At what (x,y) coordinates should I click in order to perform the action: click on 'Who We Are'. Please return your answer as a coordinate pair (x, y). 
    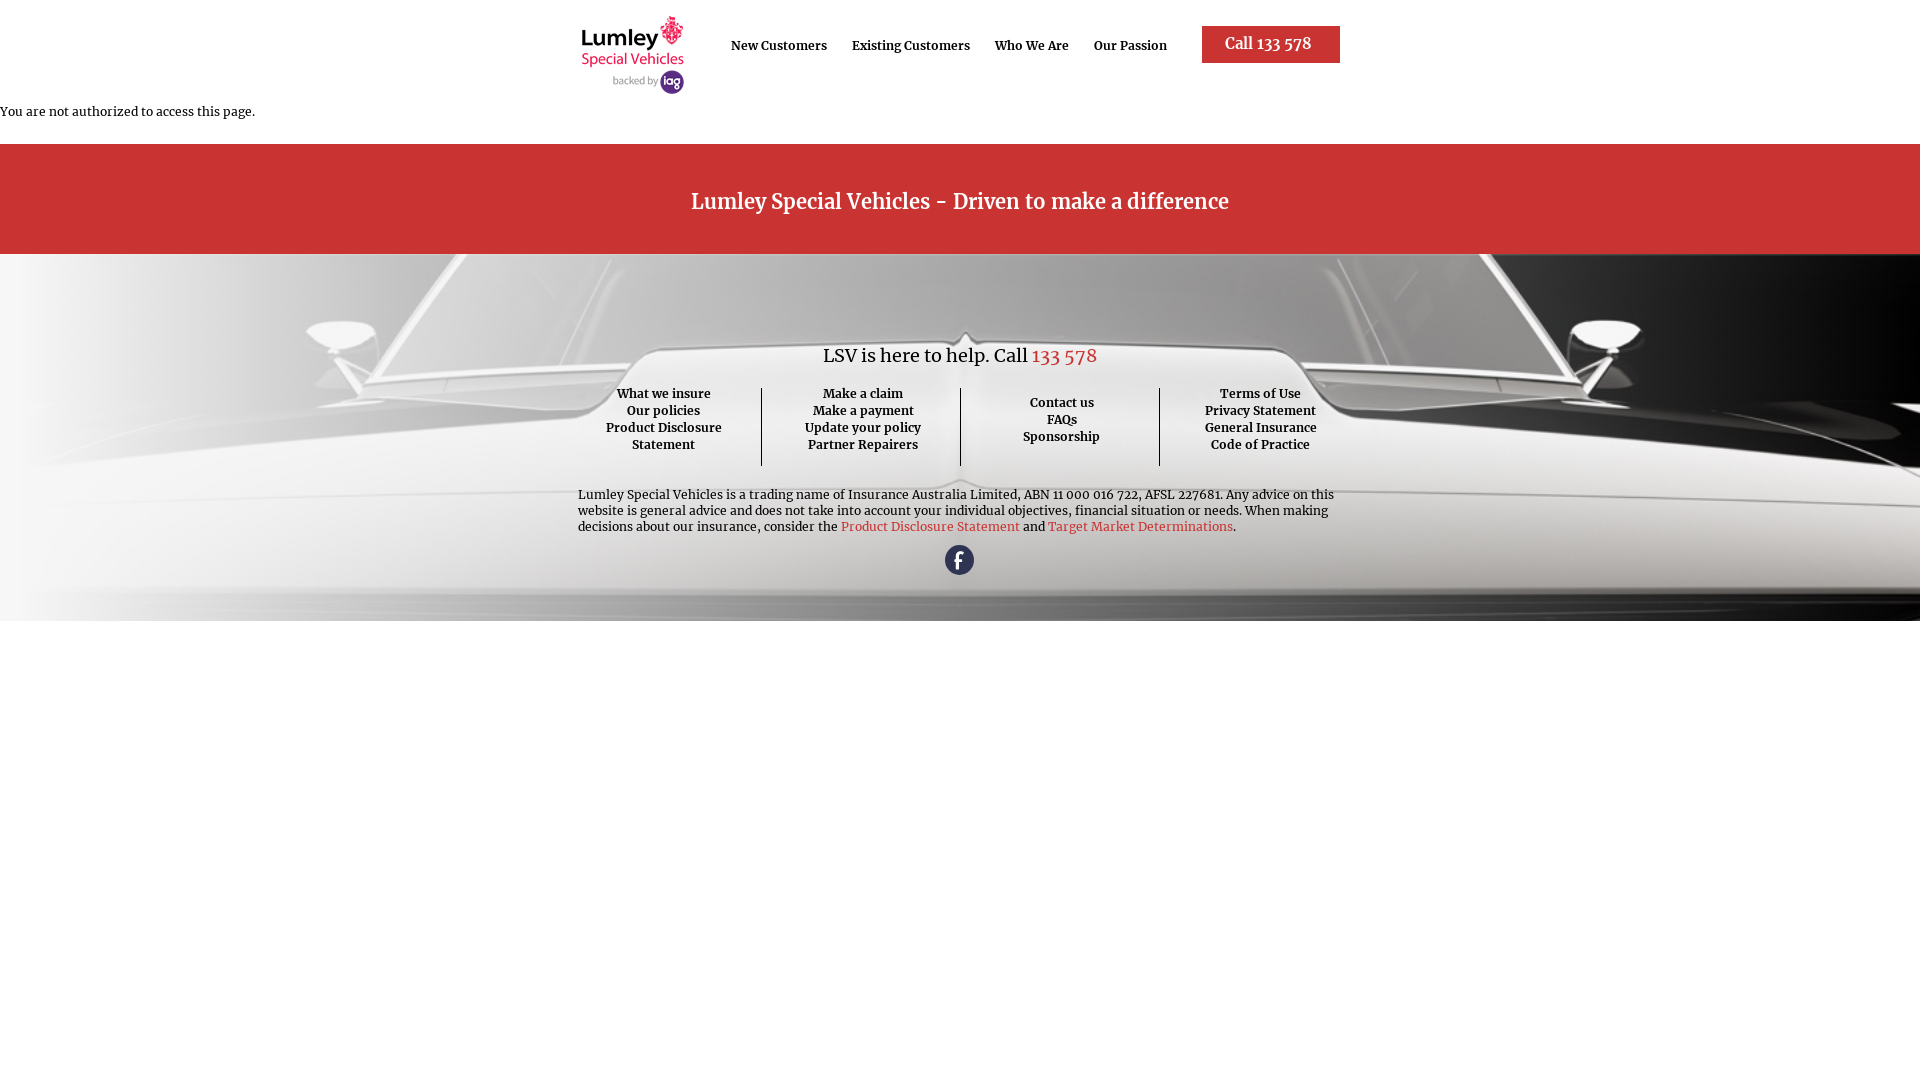
    Looking at the image, I should click on (1032, 45).